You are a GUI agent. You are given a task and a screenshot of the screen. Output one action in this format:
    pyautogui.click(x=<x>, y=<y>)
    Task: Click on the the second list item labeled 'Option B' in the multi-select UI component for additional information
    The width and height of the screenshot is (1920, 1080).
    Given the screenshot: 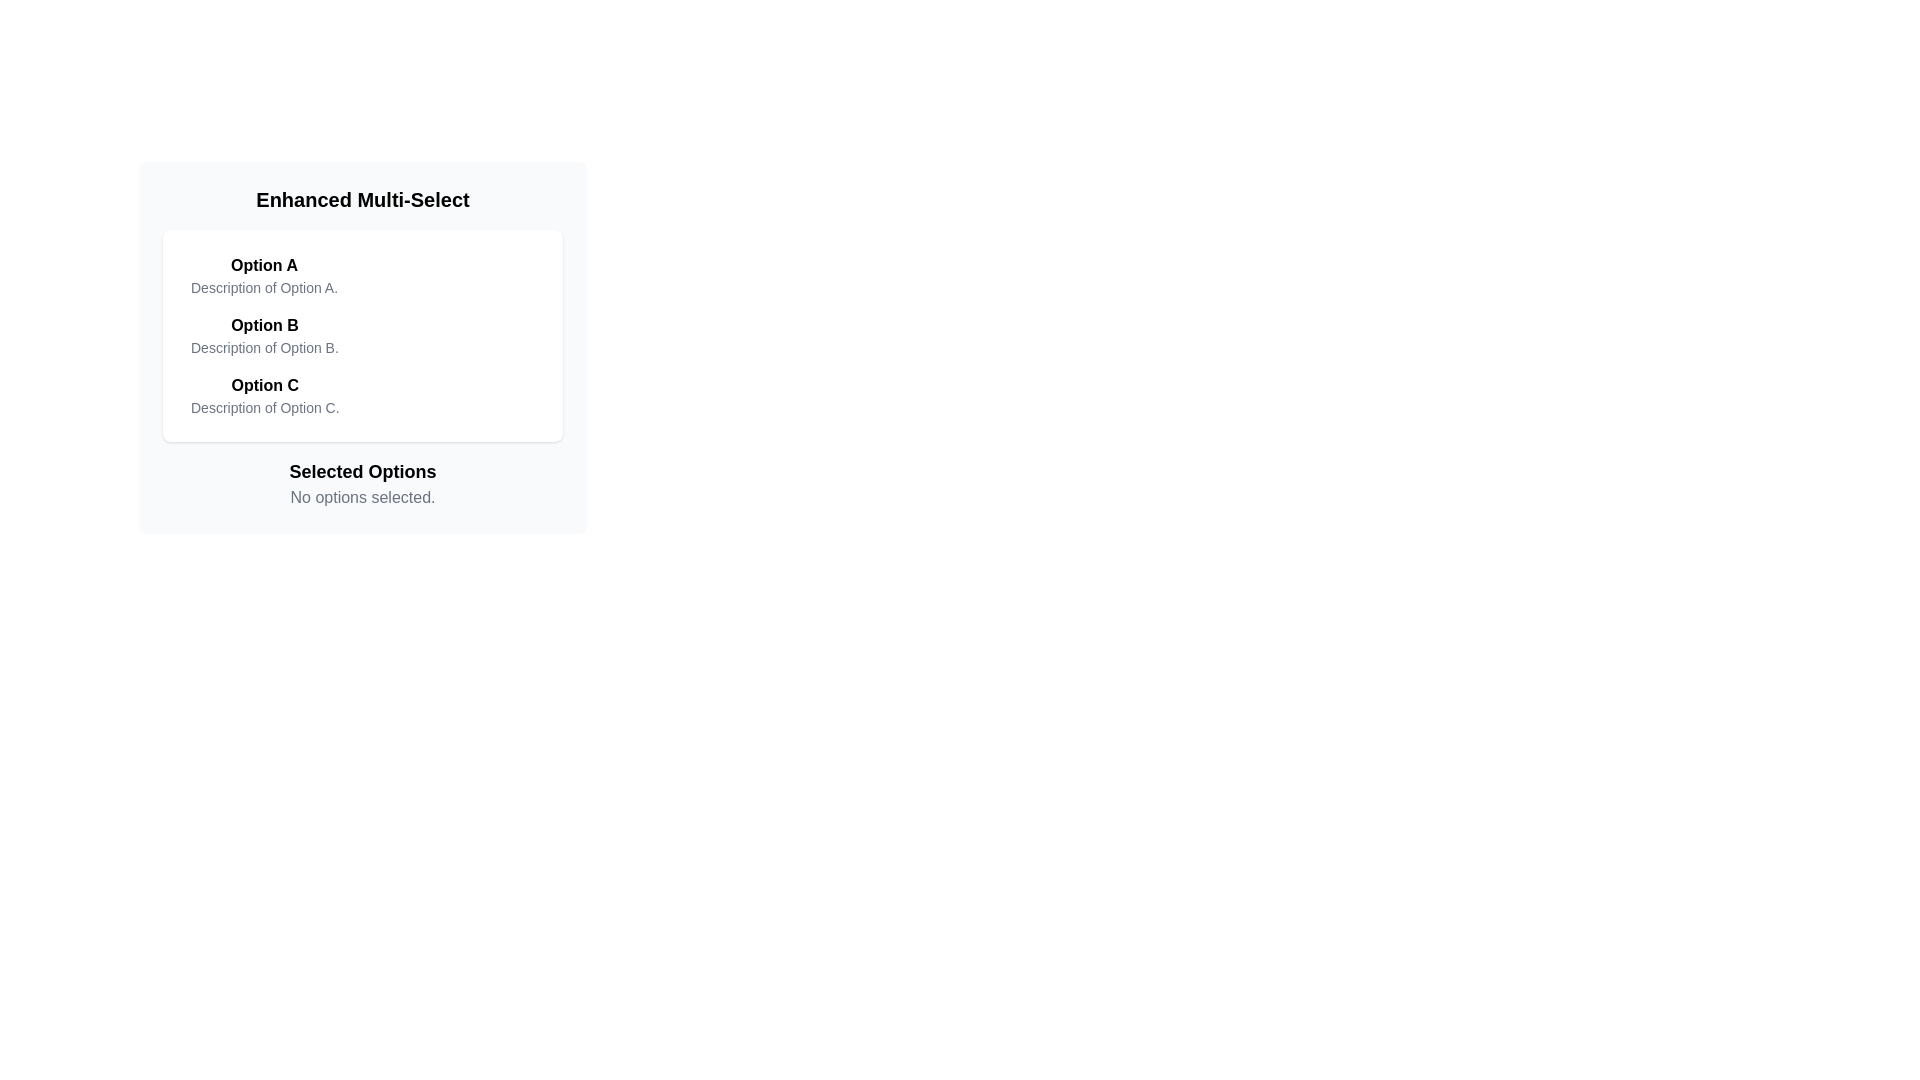 What is the action you would take?
    pyautogui.click(x=363, y=334)
    